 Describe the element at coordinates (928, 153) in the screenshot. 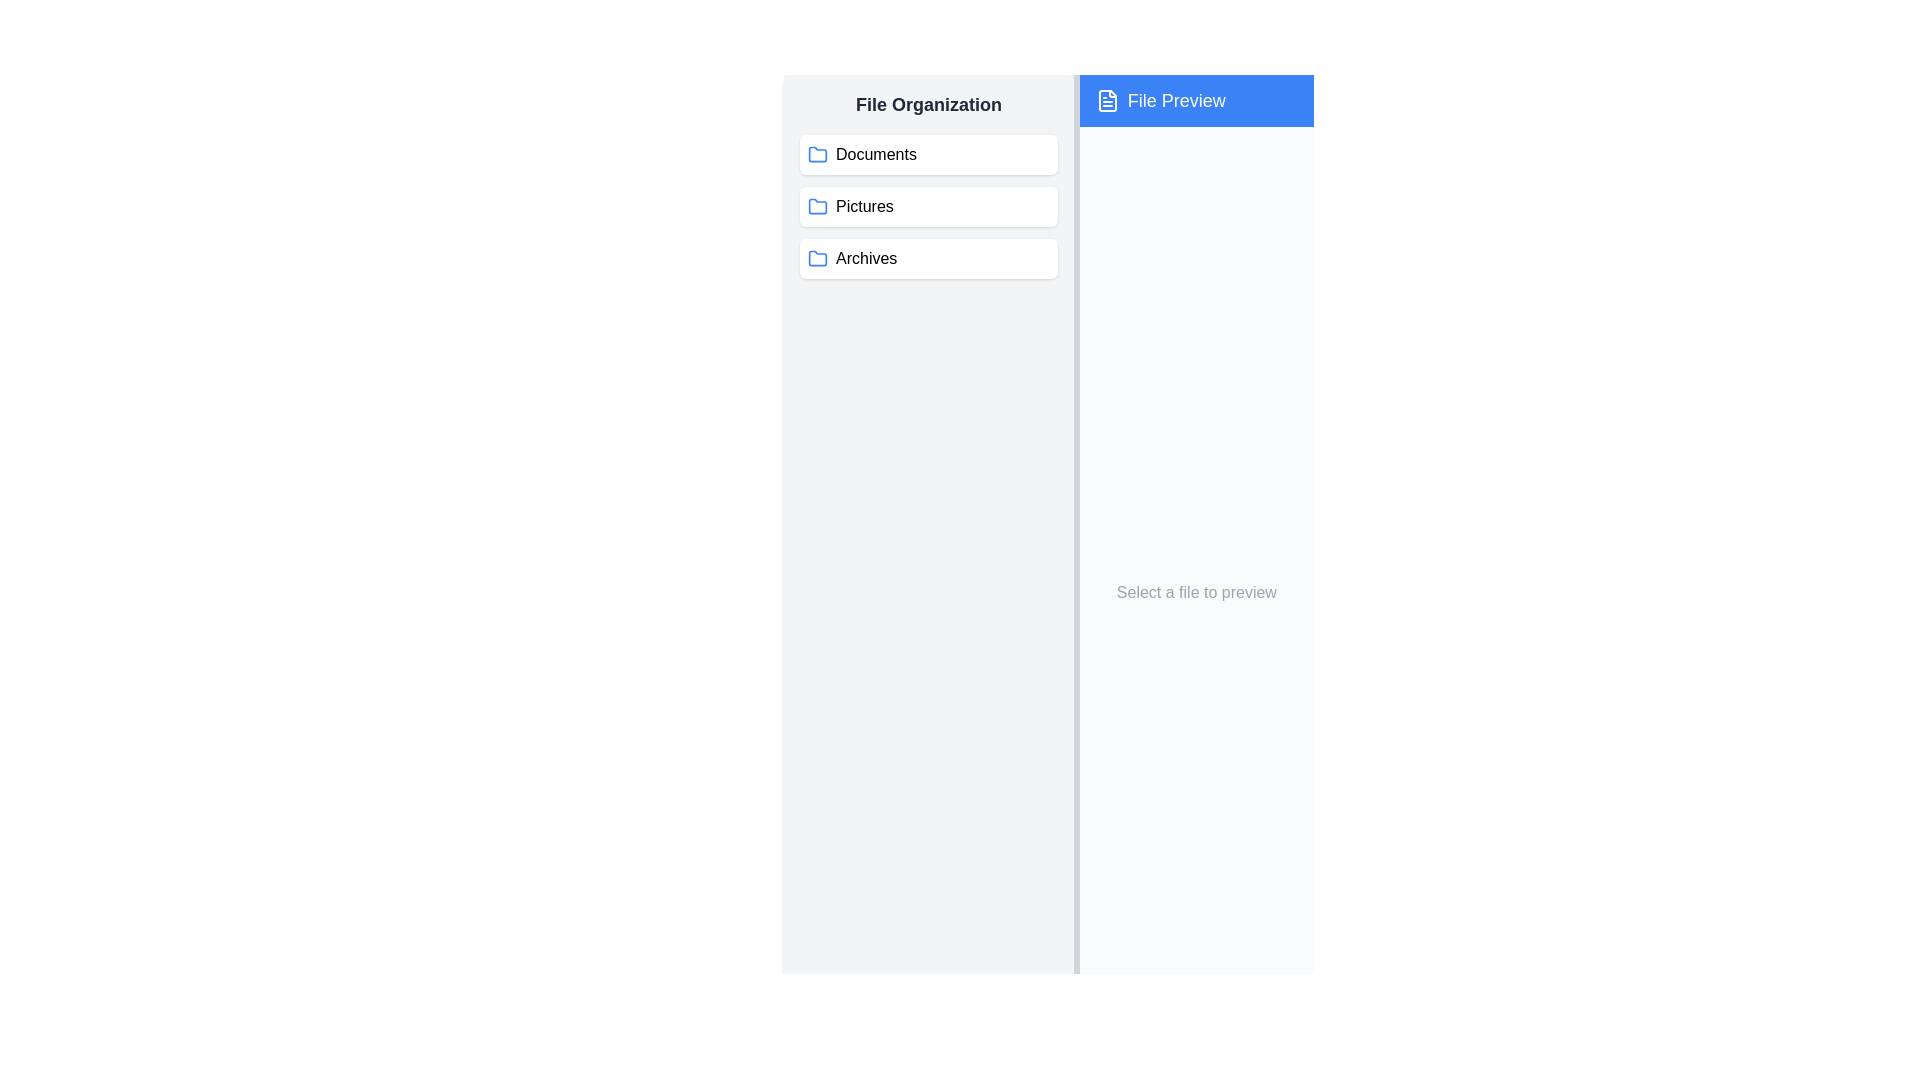

I see `the 'Documents' button in the File Organization navigation menu to change its background color` at that location.